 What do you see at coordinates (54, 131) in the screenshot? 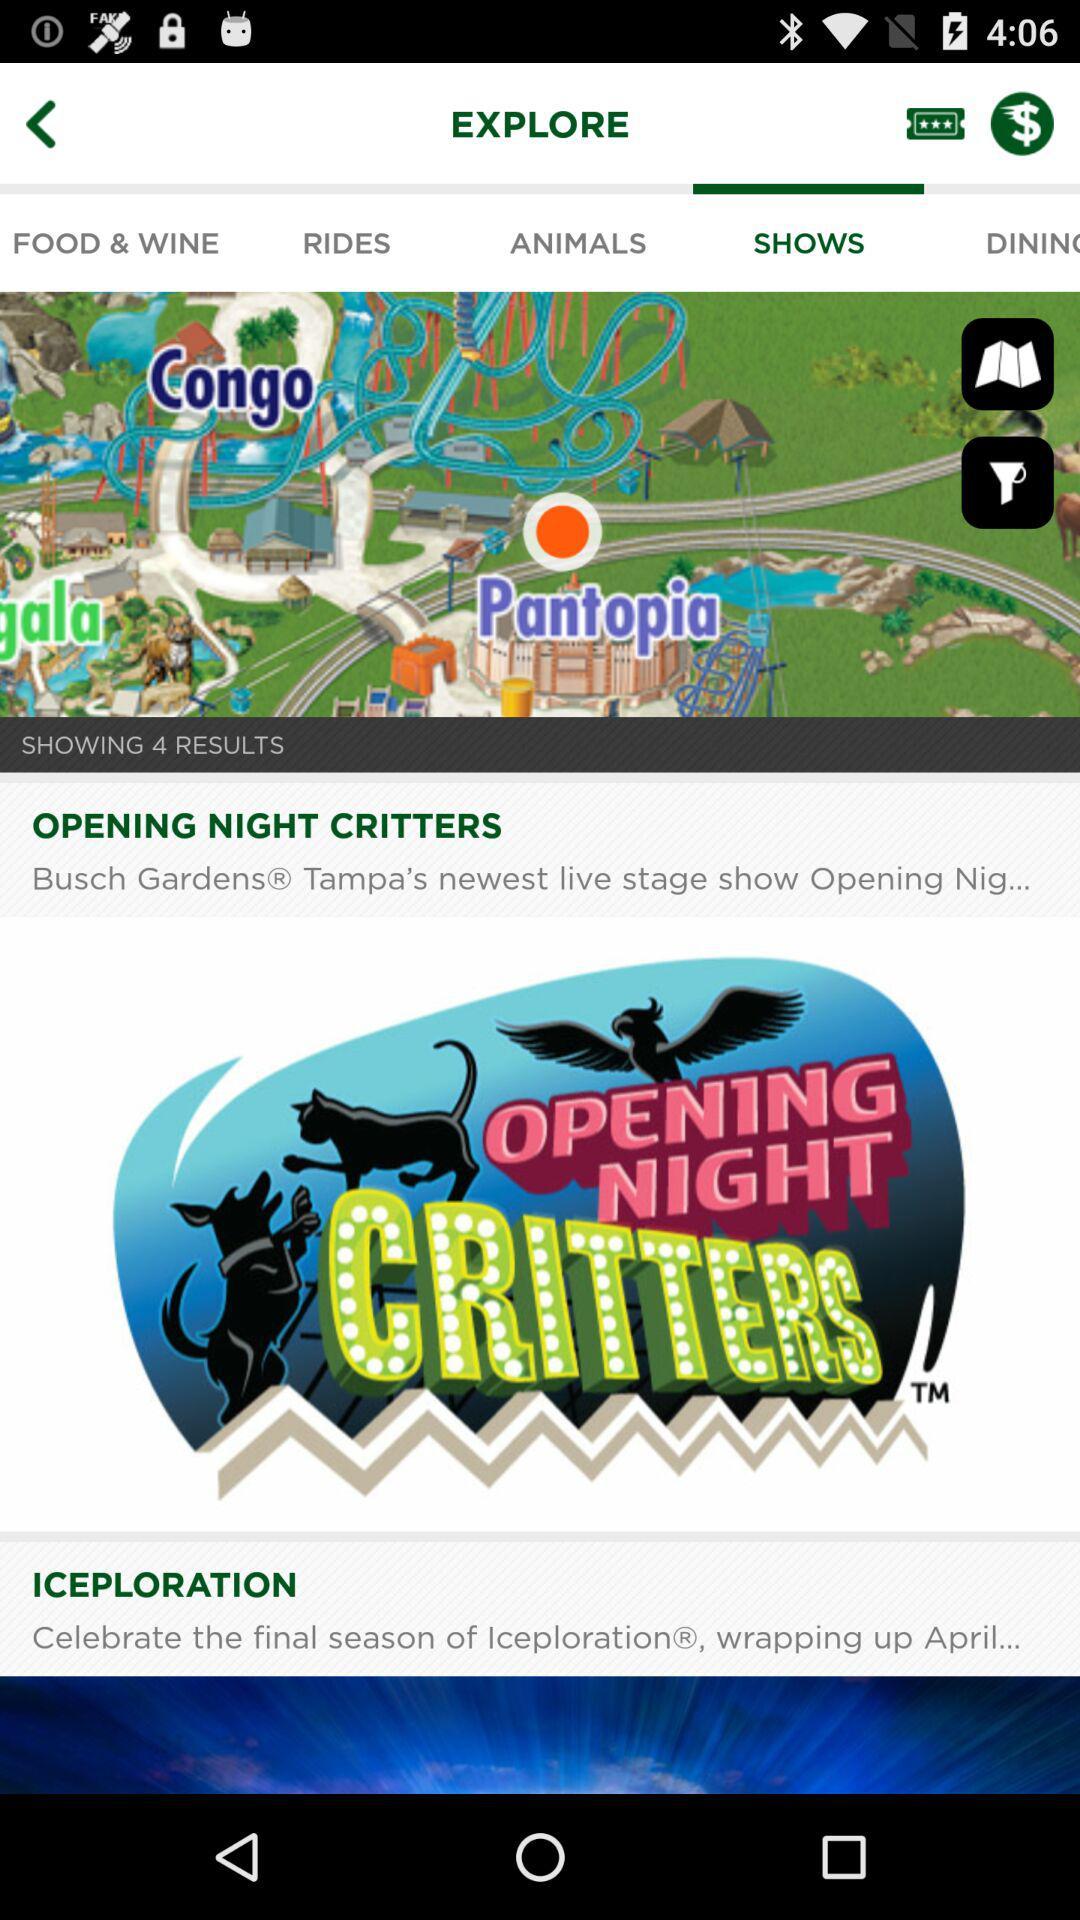
I see `the arrow_backward icon` at bounding box center [54, 131].